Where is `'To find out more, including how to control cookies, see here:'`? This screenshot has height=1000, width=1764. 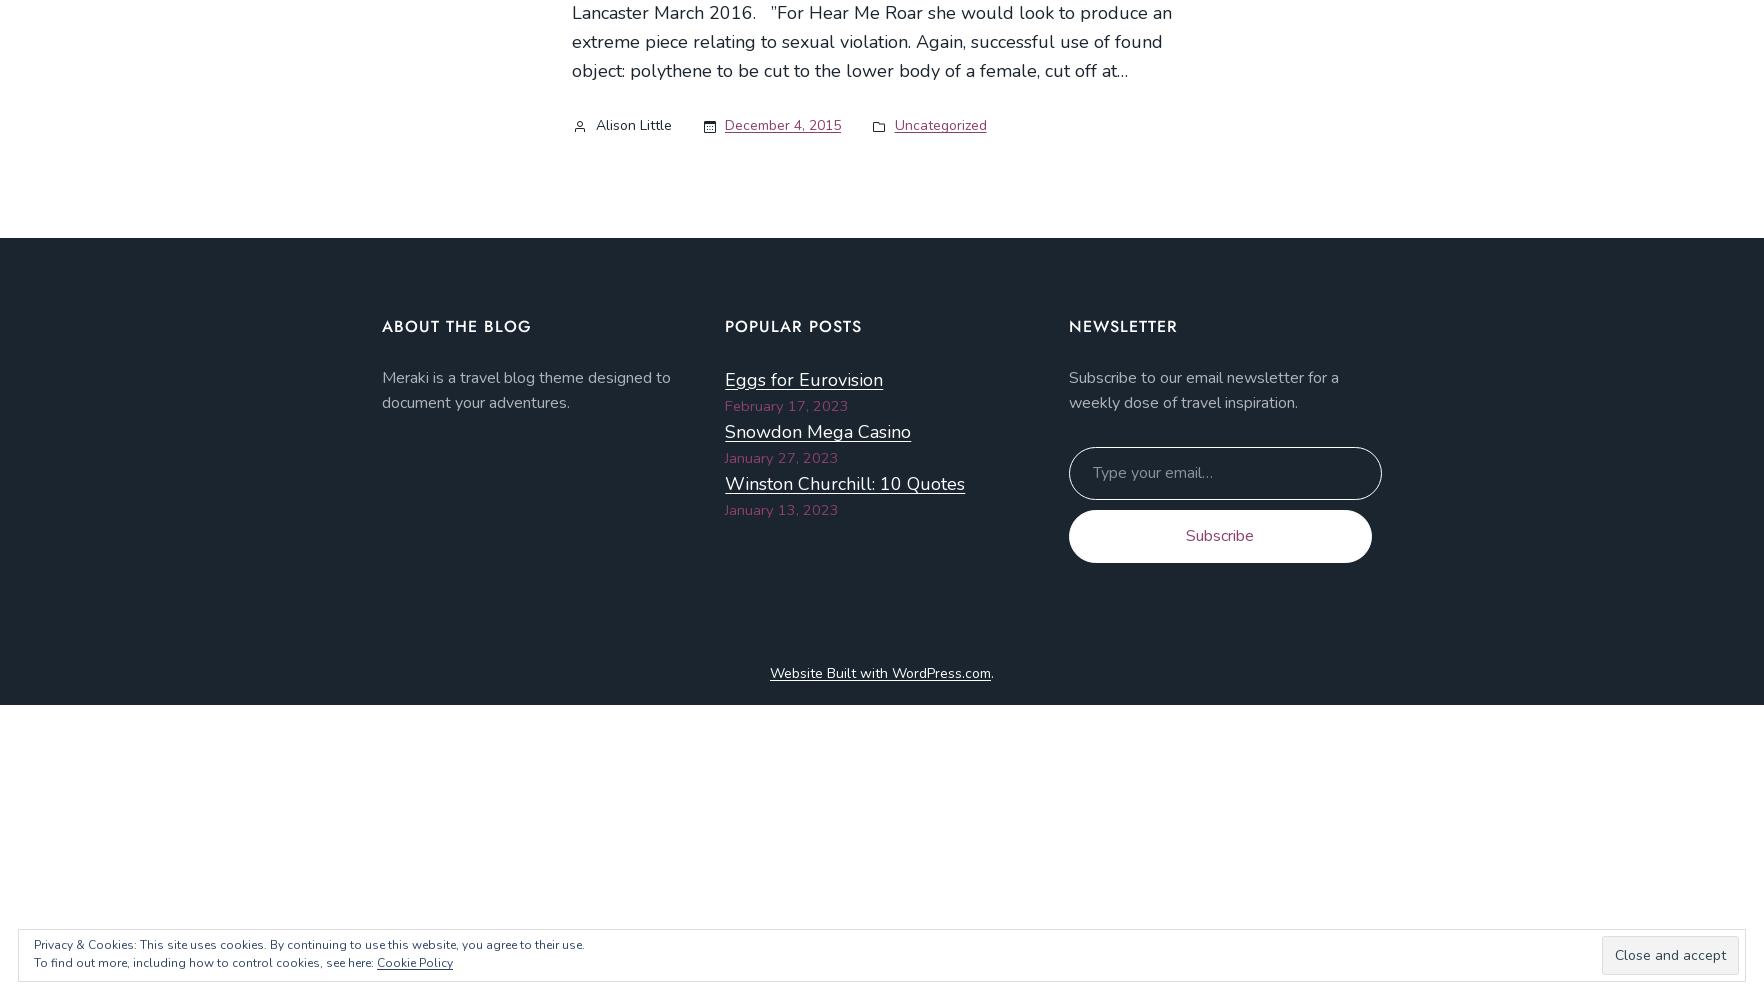
'To find out more, including how to control cookies, see here:' is located at coordinates (205, 962).